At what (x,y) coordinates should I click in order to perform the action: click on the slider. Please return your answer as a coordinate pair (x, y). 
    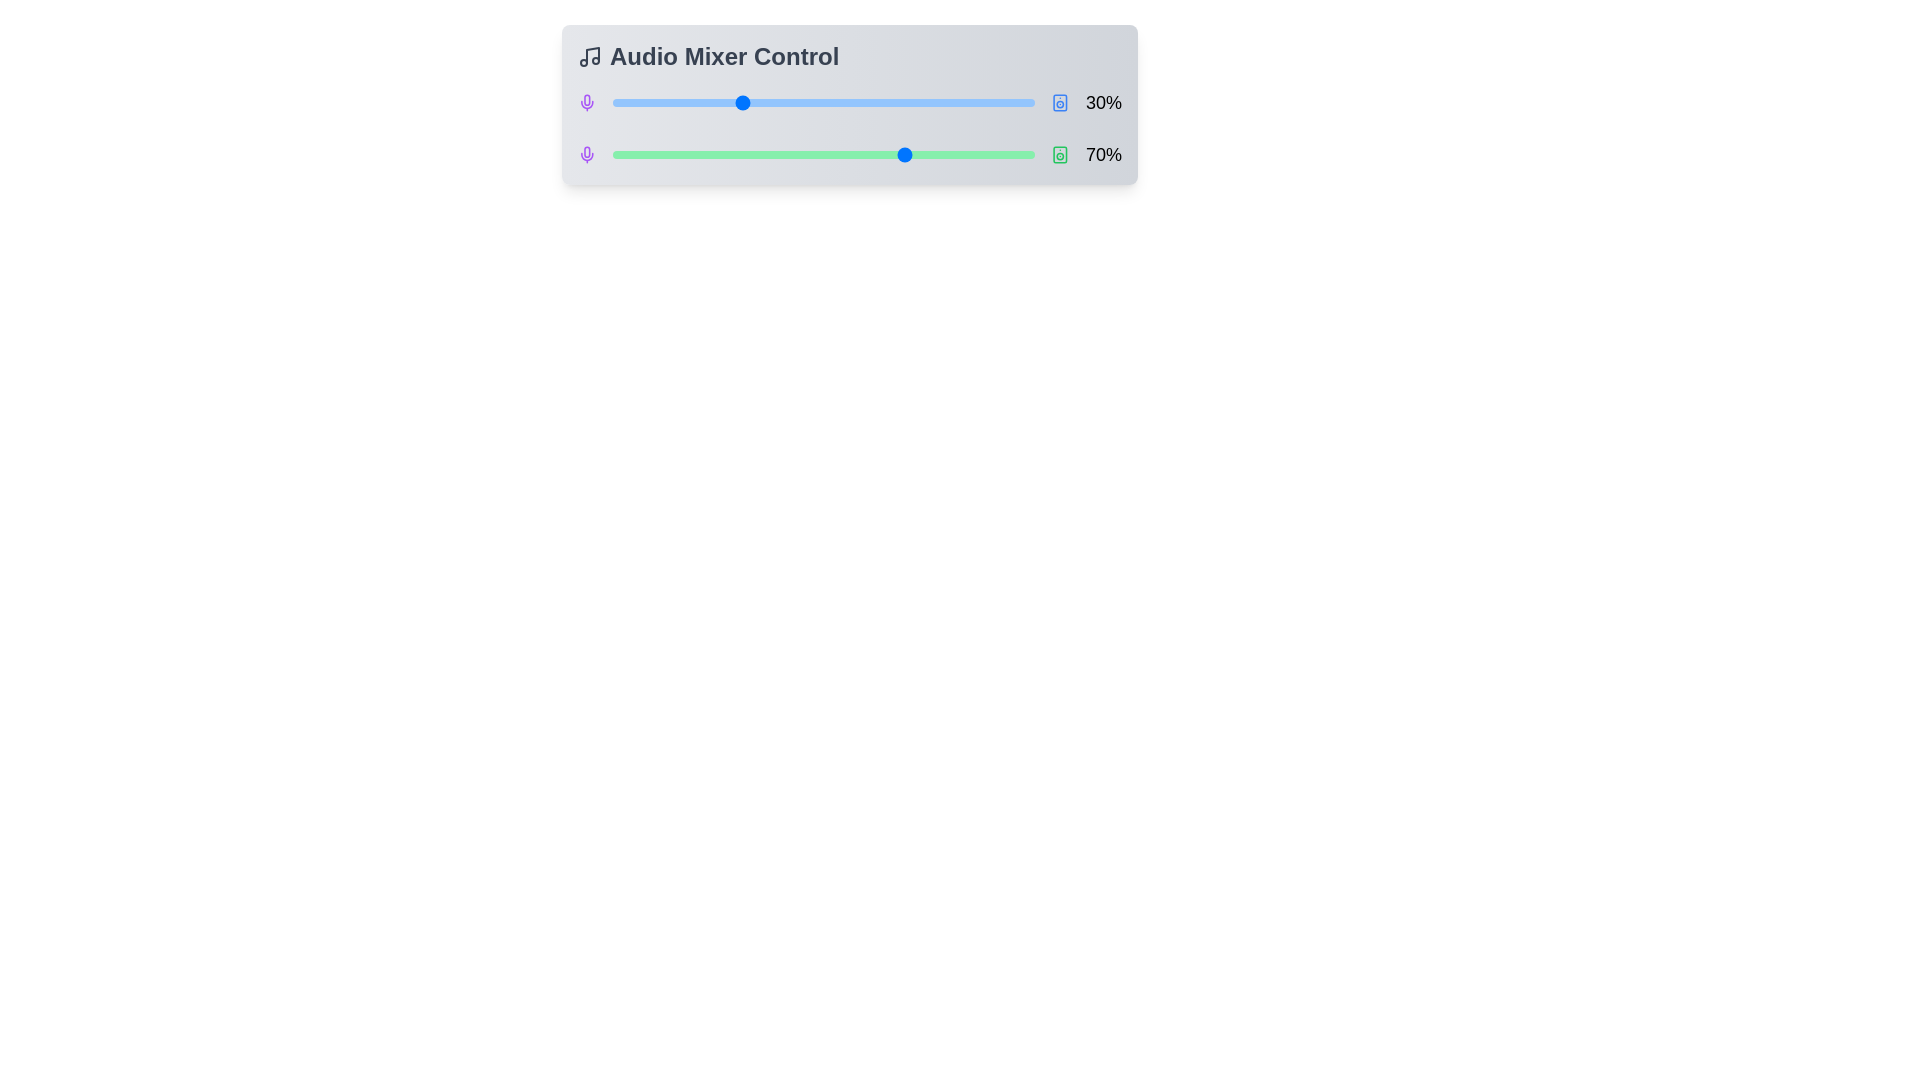
    Looking at the image, I should click on (697, 103).